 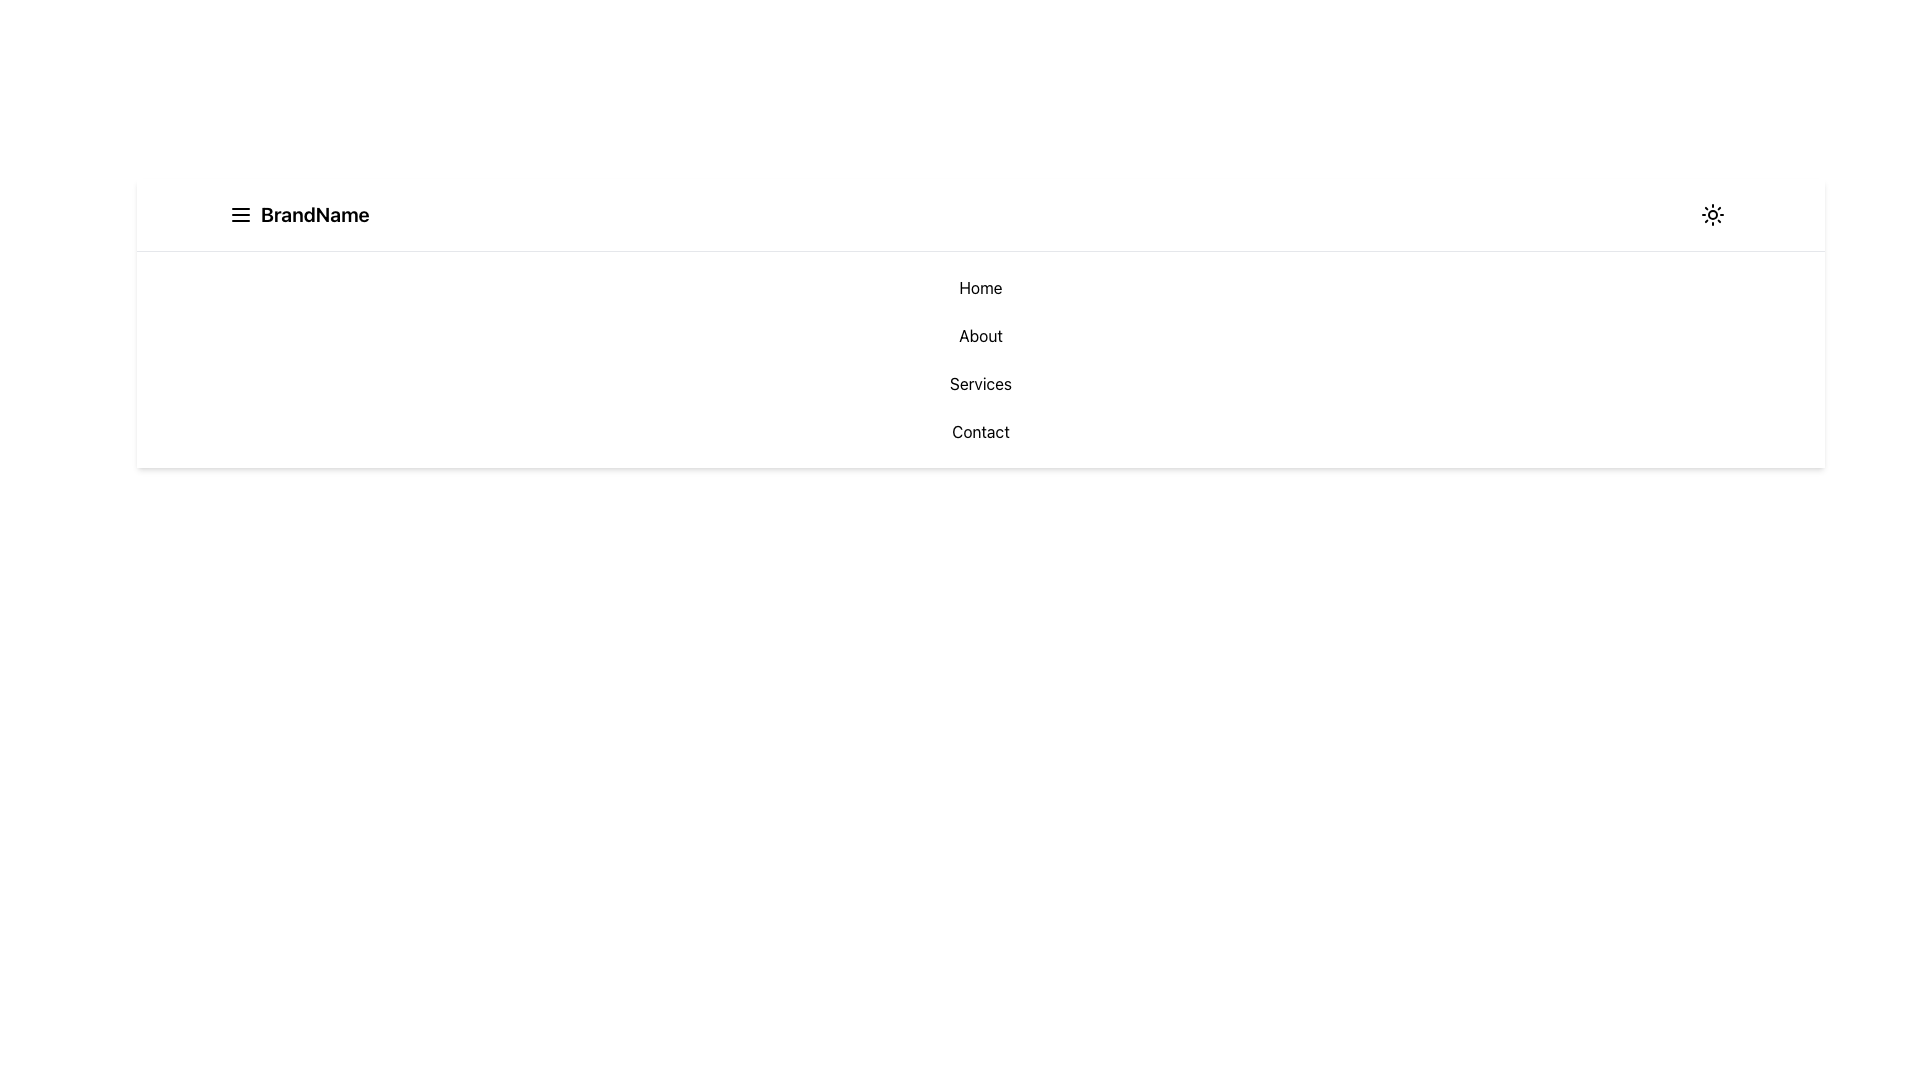 I want to click on the navigational text button that serves as a link to the contact page, positioned as the fourth item in the vertical menu list, so click(x=980, y=431).